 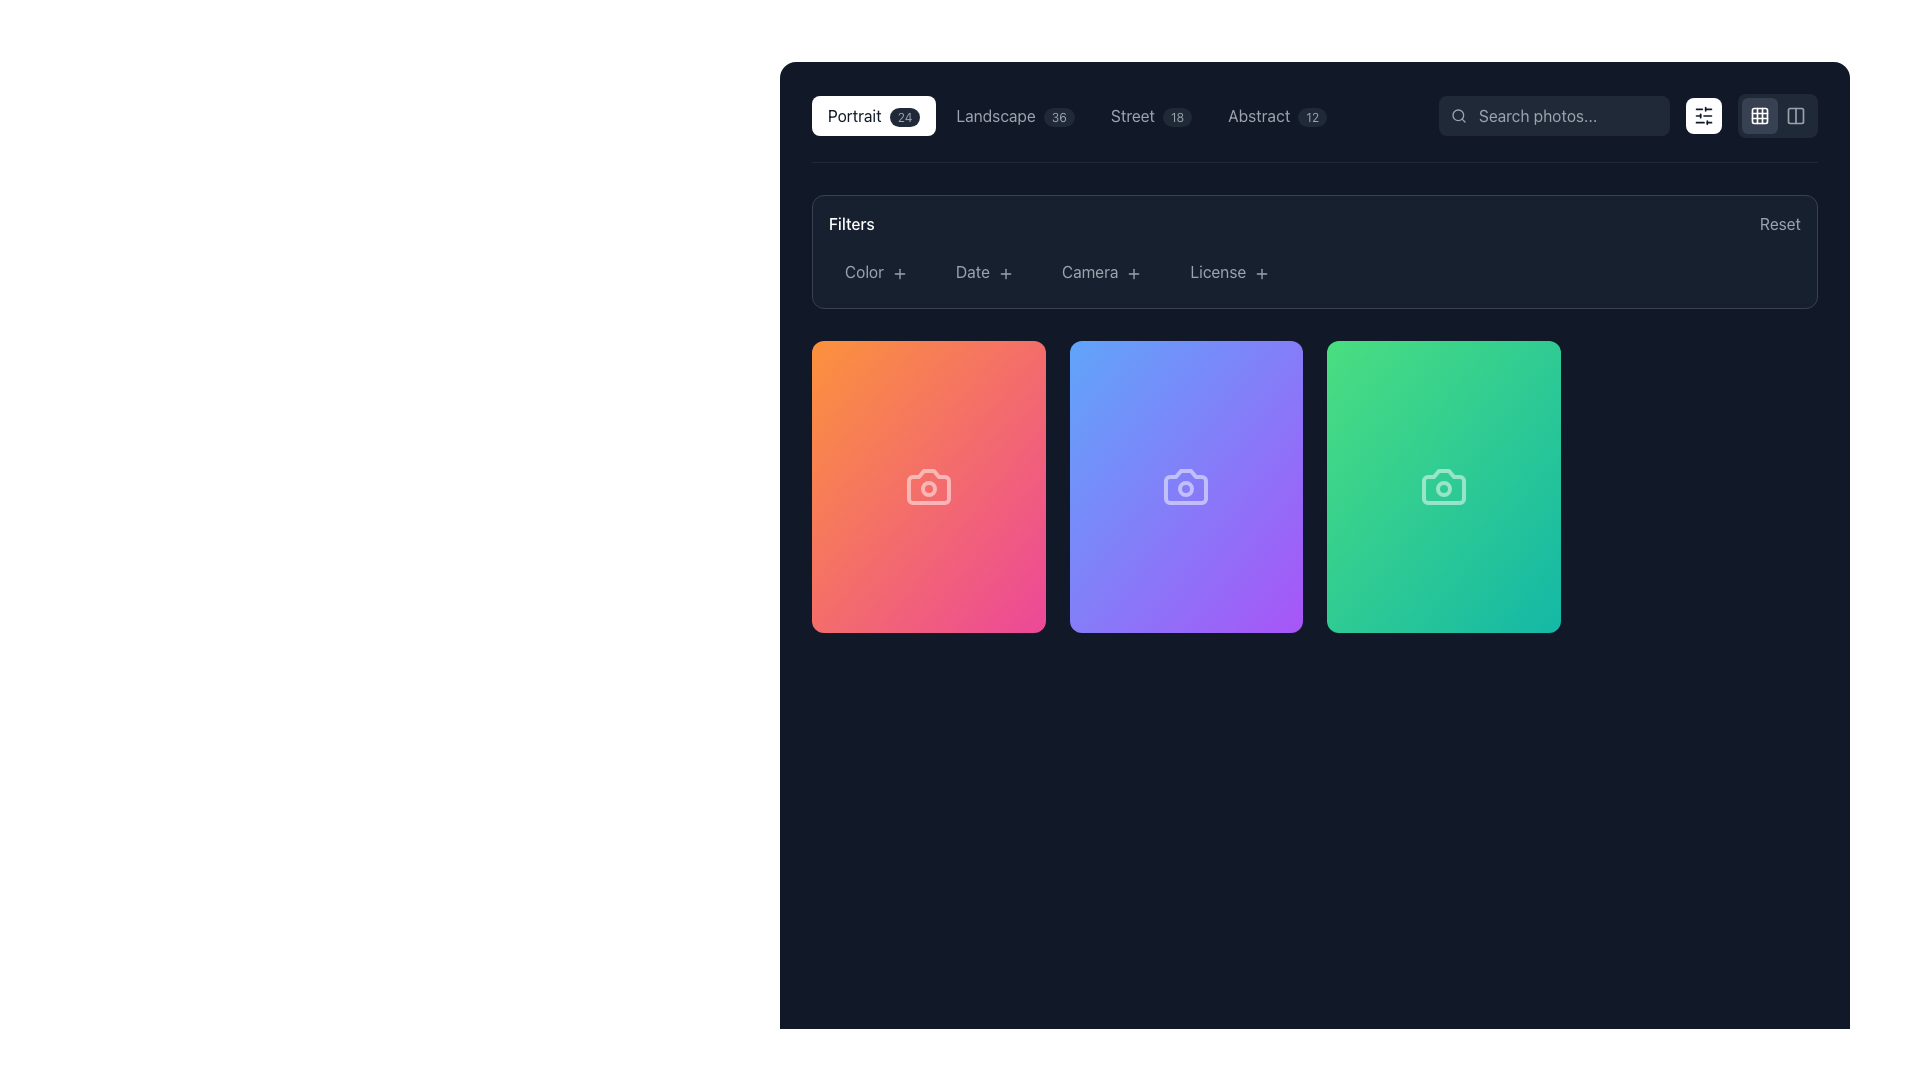 What do you see at coordinates (1315, 272) in the screenshot?
I see `the interactive filter options within the Filters section of the user interface` at bounding box center [1315, 272].